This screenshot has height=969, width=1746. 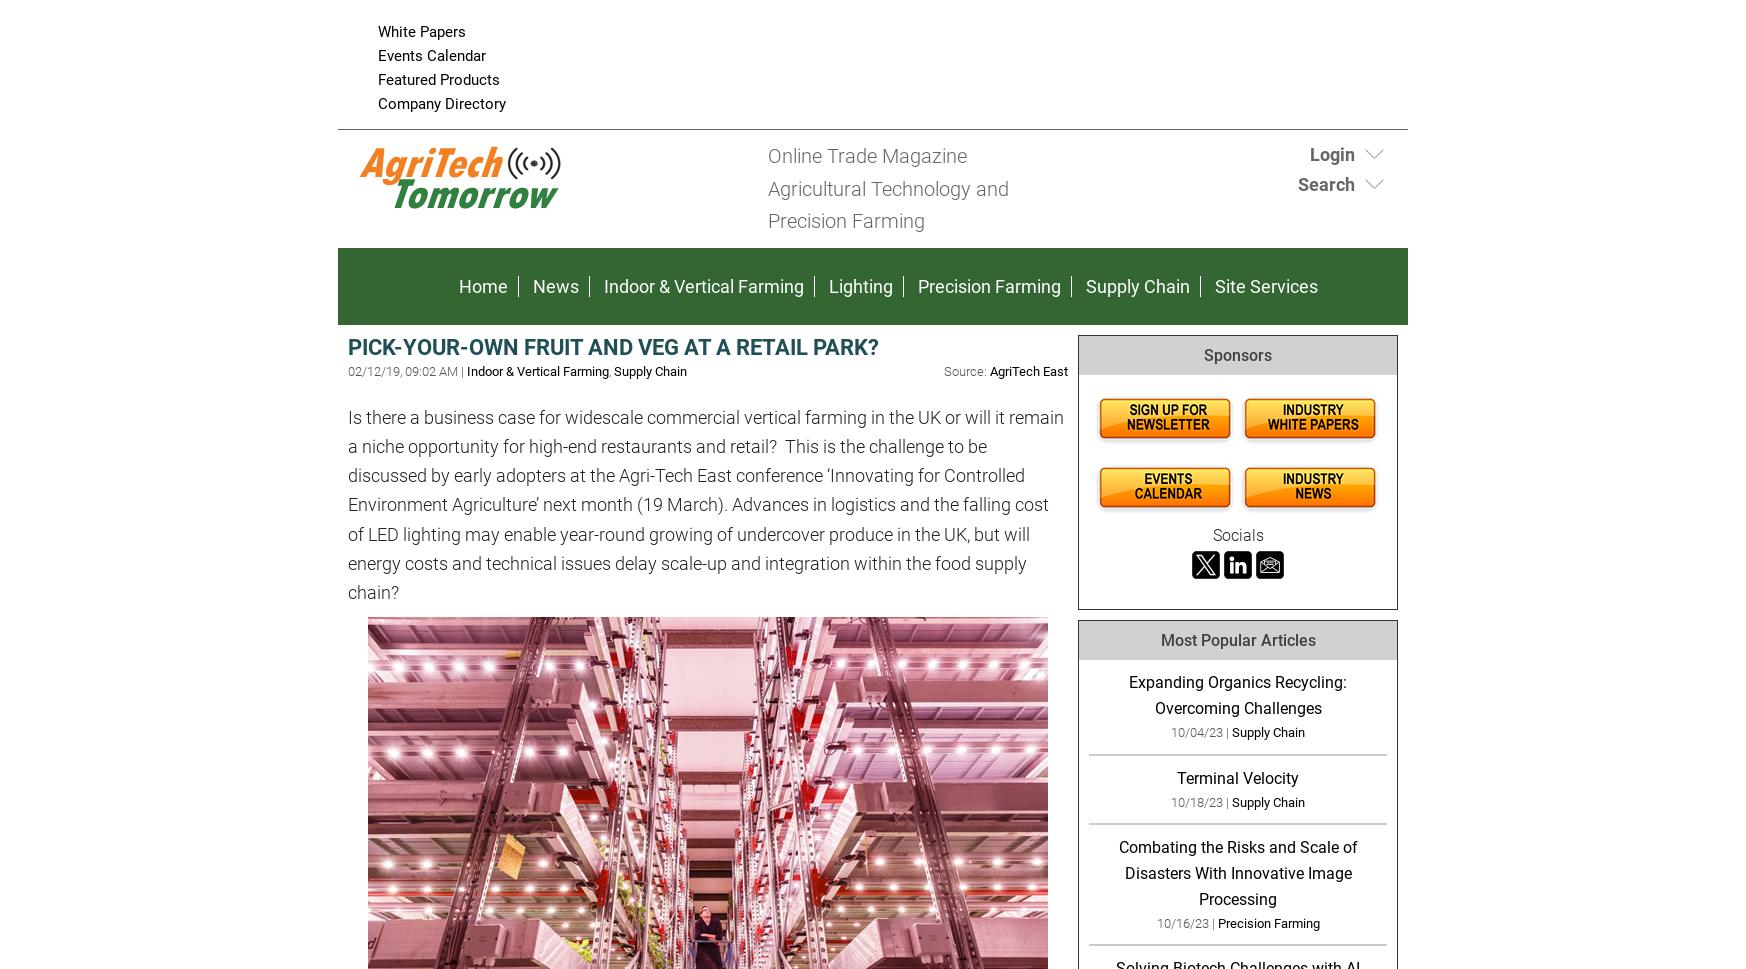 I want to click on 'Supply Chain', so click(x=1136, y=285).